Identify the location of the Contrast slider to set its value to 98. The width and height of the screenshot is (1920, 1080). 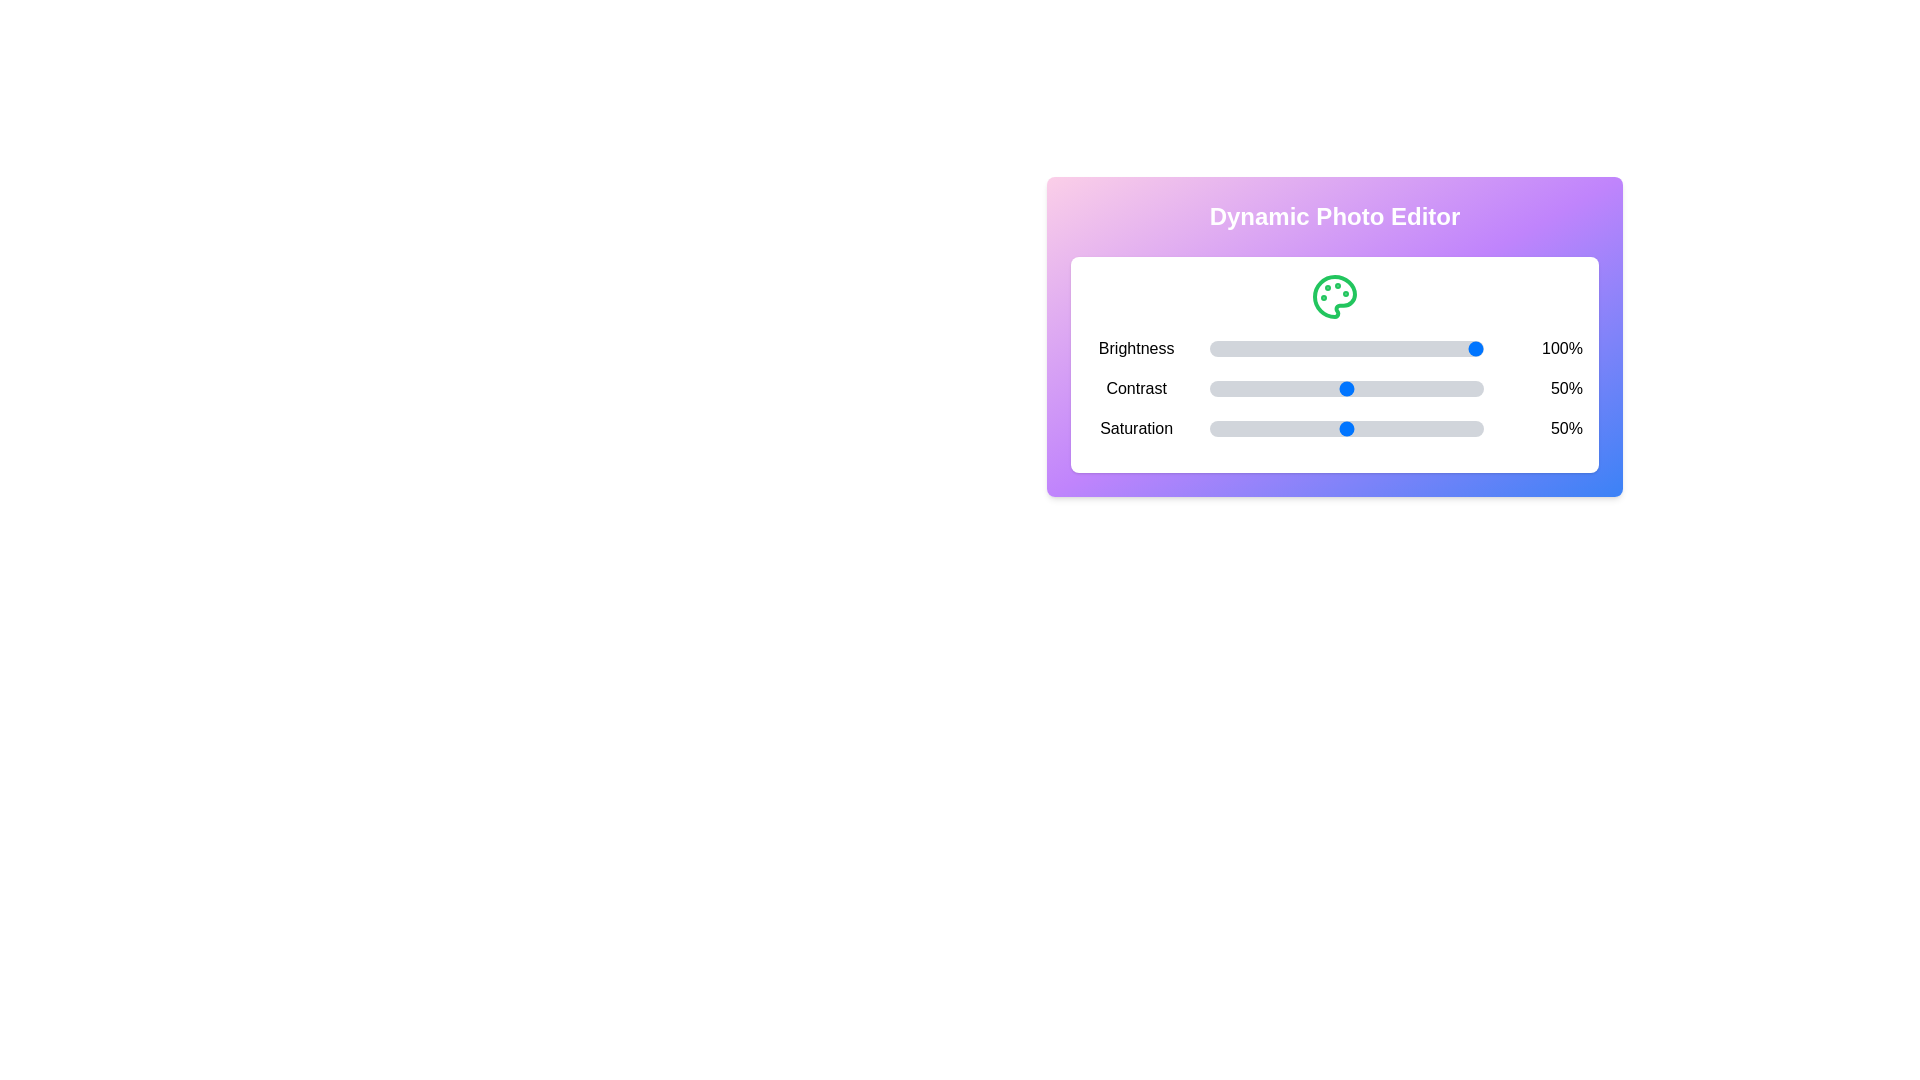
(1478, 389).